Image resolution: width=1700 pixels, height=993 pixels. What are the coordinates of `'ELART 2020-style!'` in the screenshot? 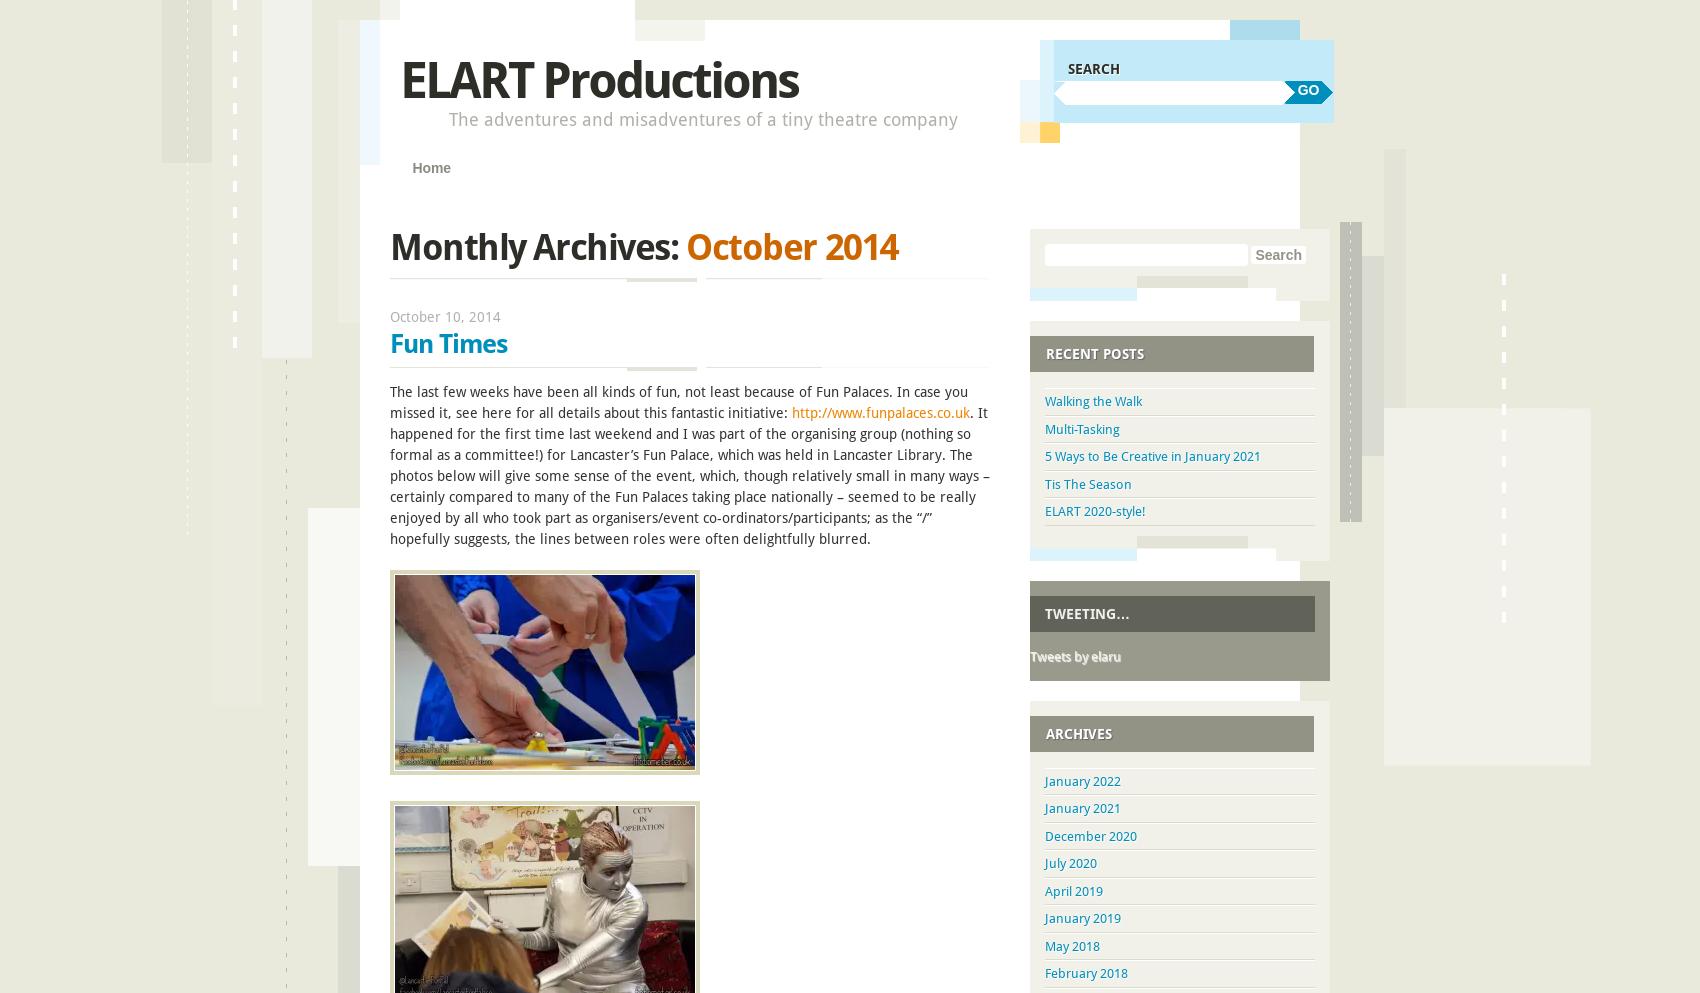 It's located at (1095, 511).